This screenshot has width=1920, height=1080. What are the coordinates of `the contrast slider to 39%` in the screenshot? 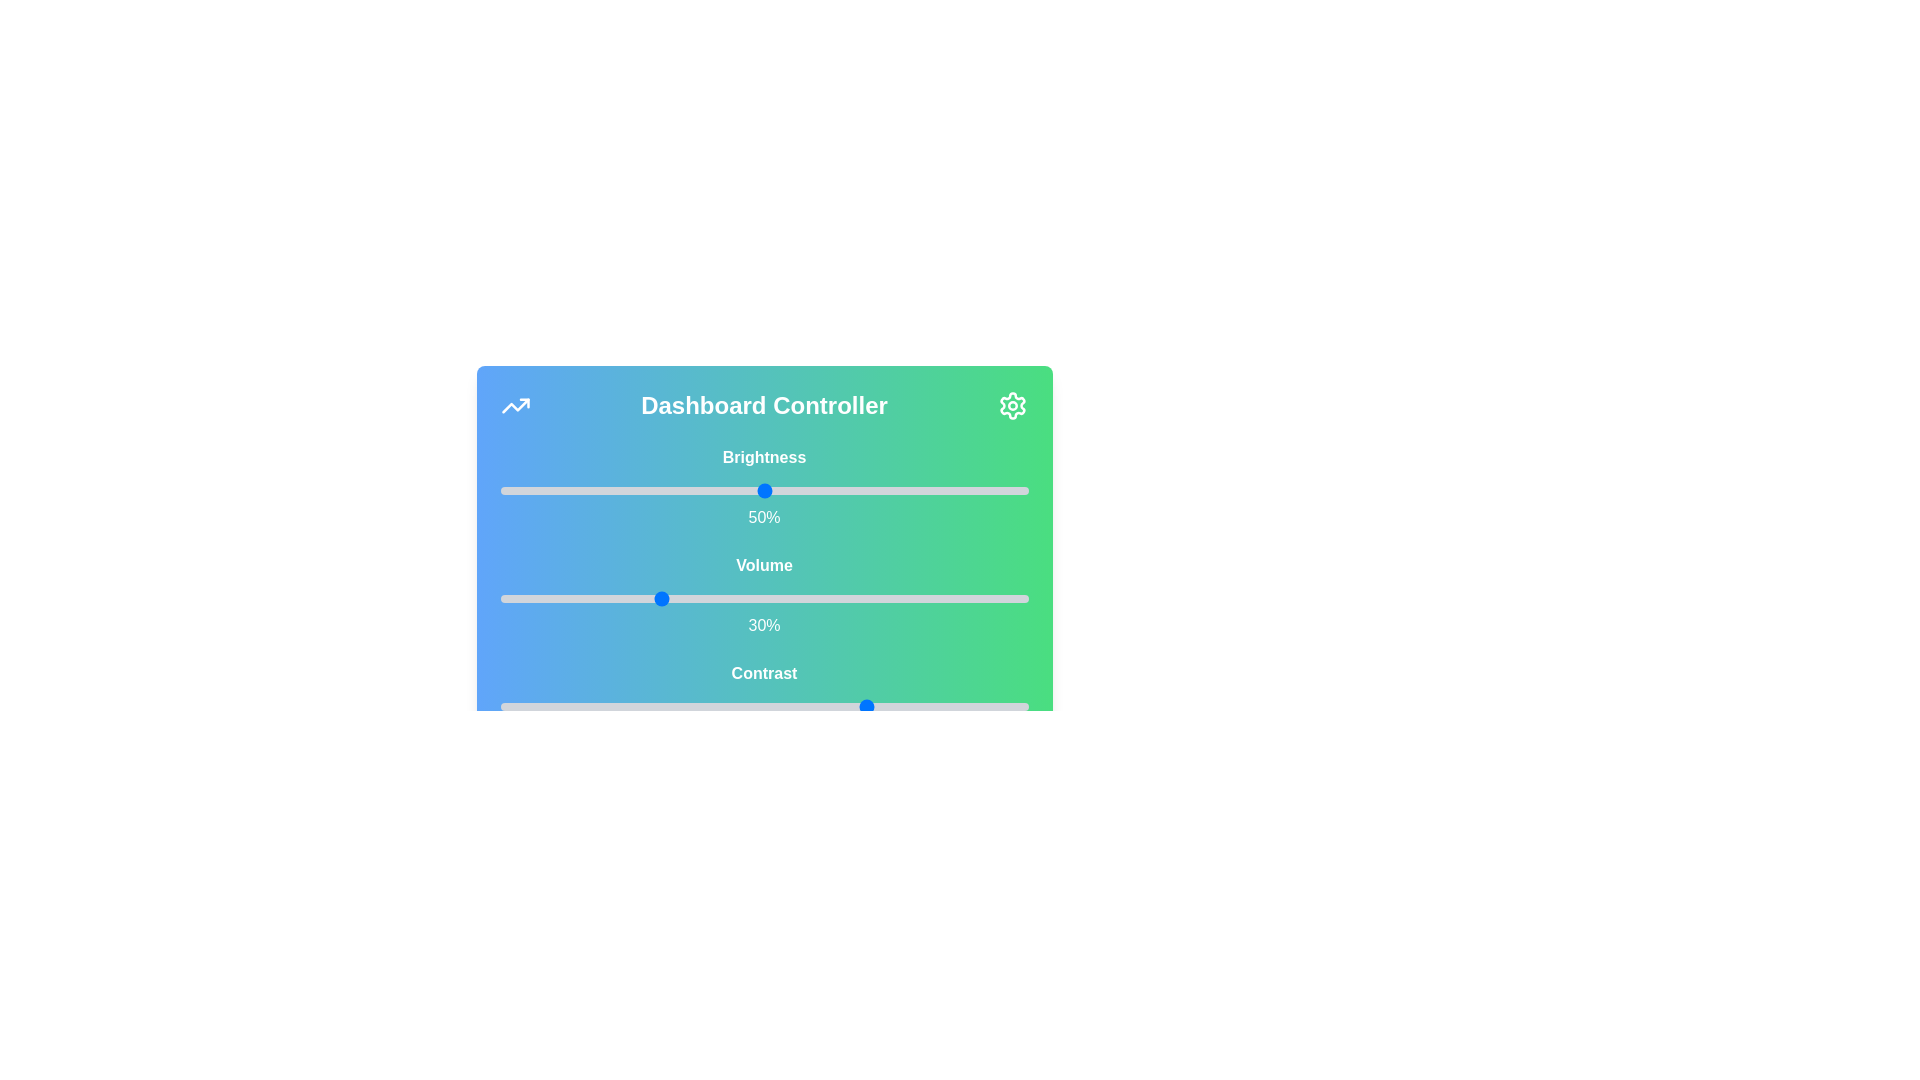 It's located at (706, 705).